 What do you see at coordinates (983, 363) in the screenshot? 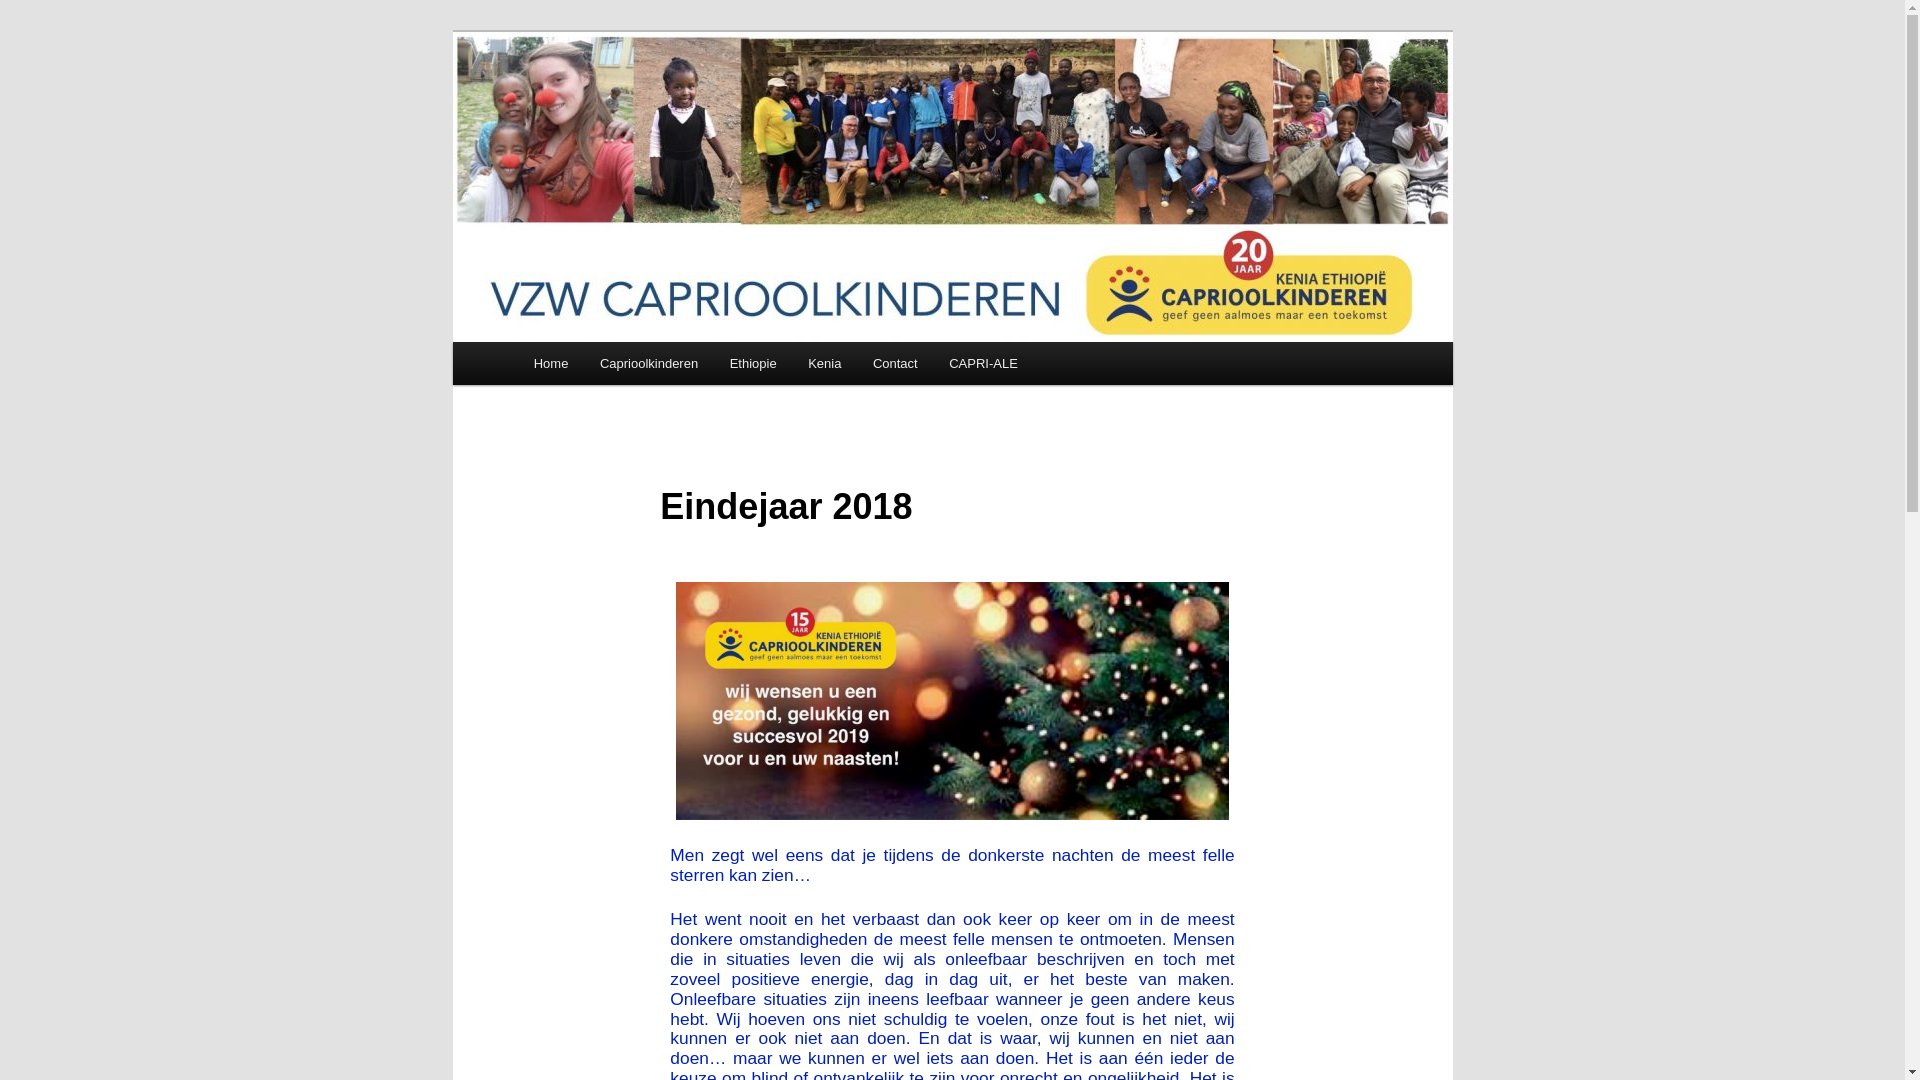
I see `'CAPRI-ALE'` at bounding box center [983, 363].